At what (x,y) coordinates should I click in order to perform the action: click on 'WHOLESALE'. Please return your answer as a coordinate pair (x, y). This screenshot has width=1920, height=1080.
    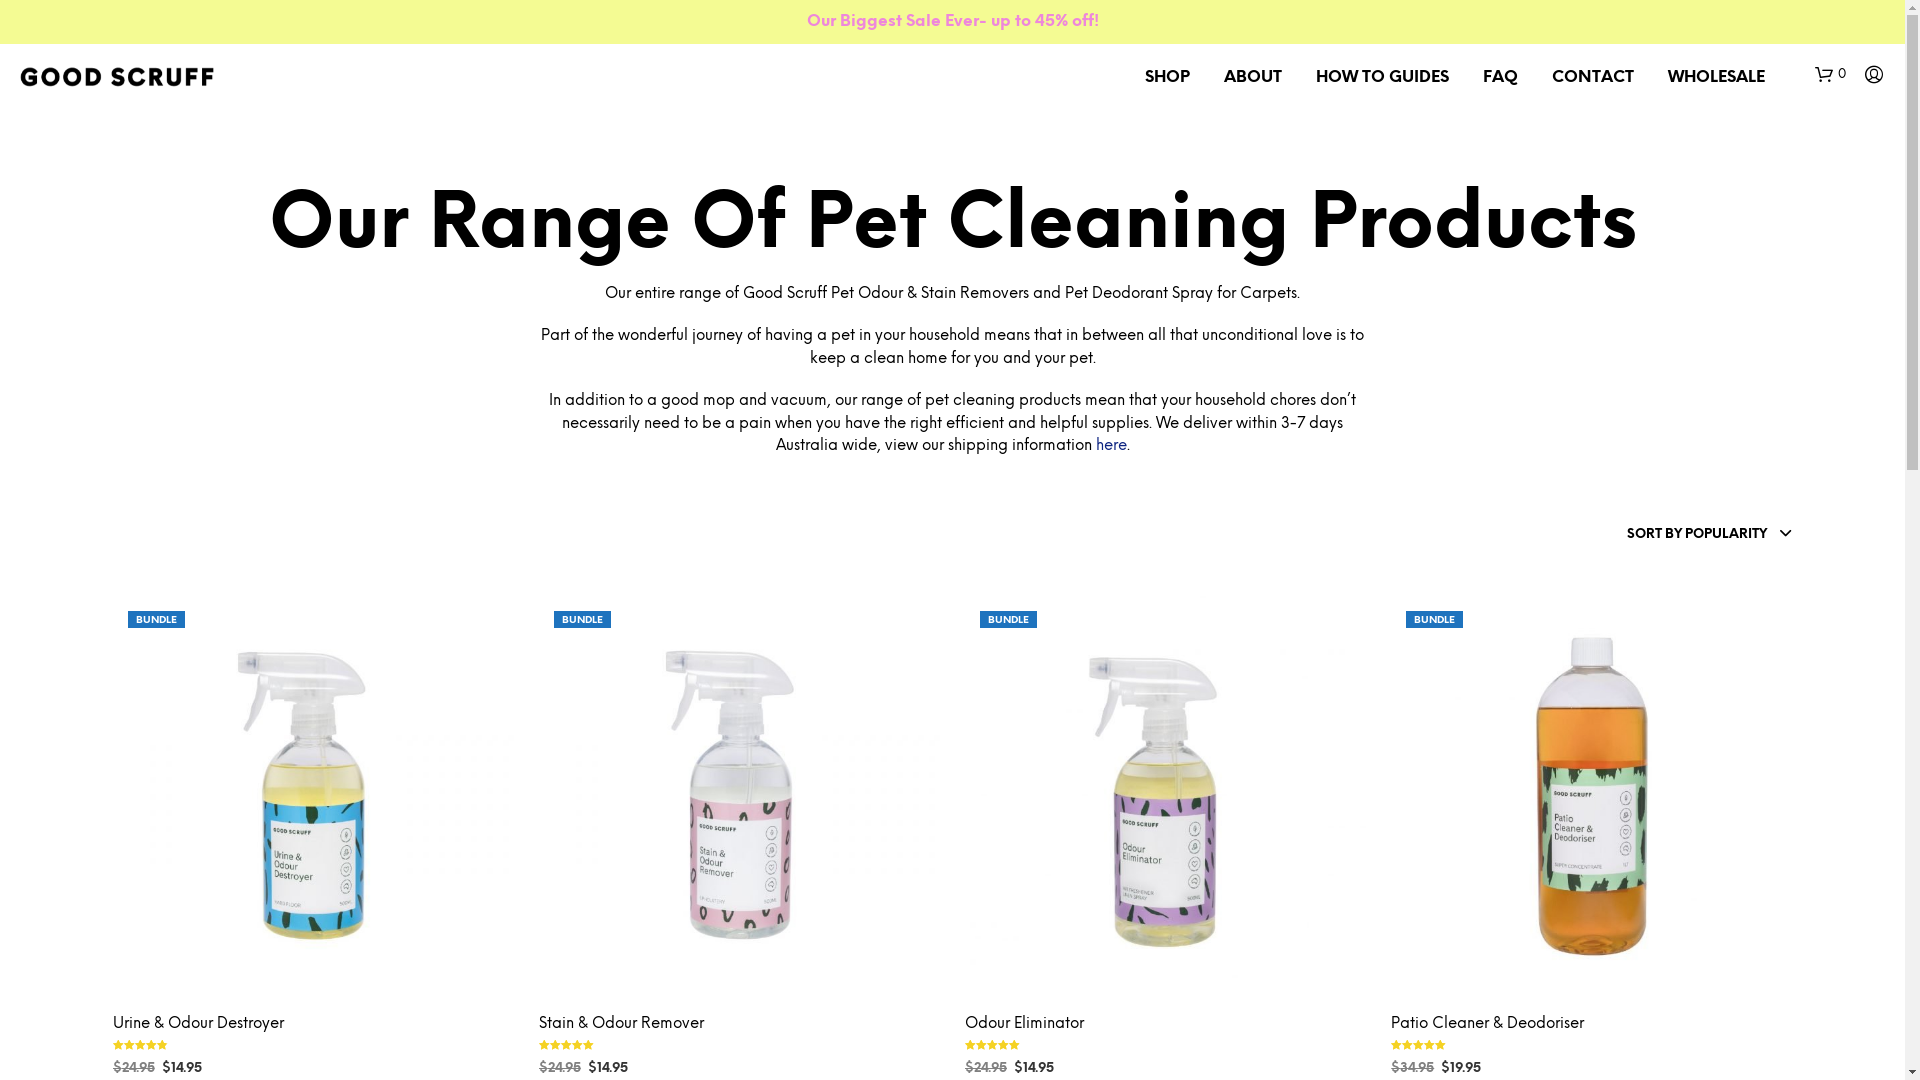
    Looking at the image, I should click on (1715, 76).